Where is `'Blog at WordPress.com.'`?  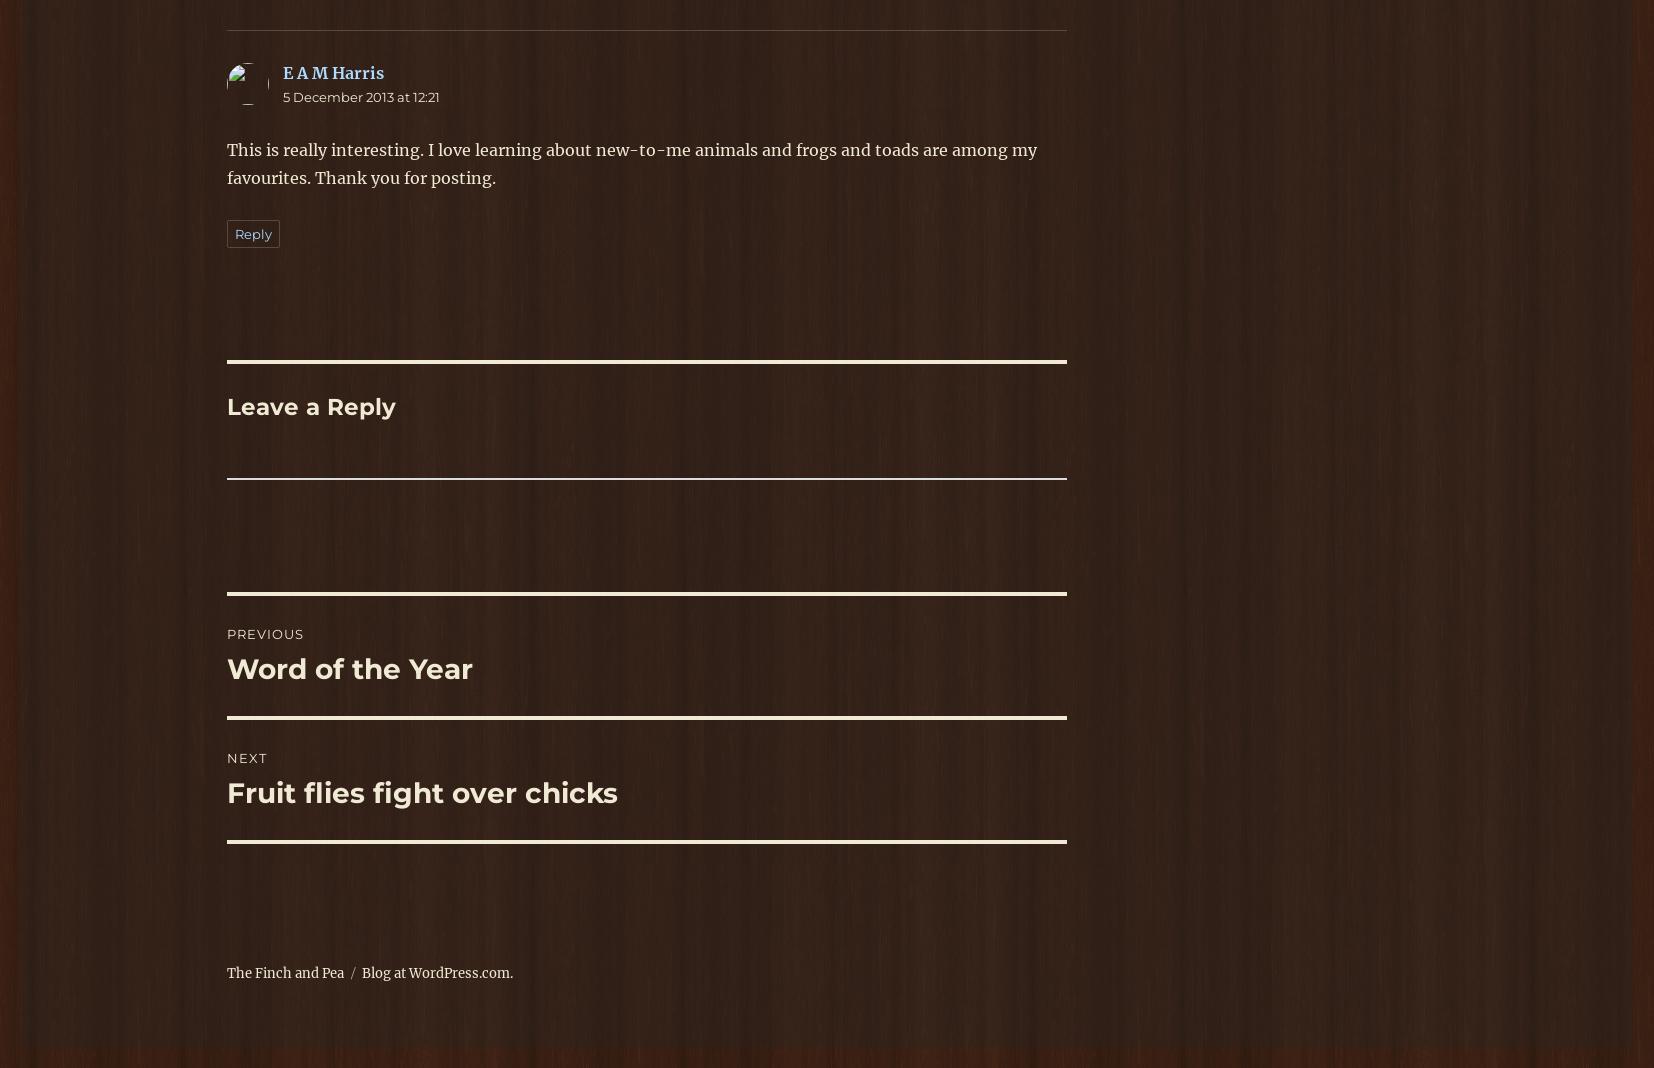
'Blog at WordPress.com.' is located at coordinates (437, 973).